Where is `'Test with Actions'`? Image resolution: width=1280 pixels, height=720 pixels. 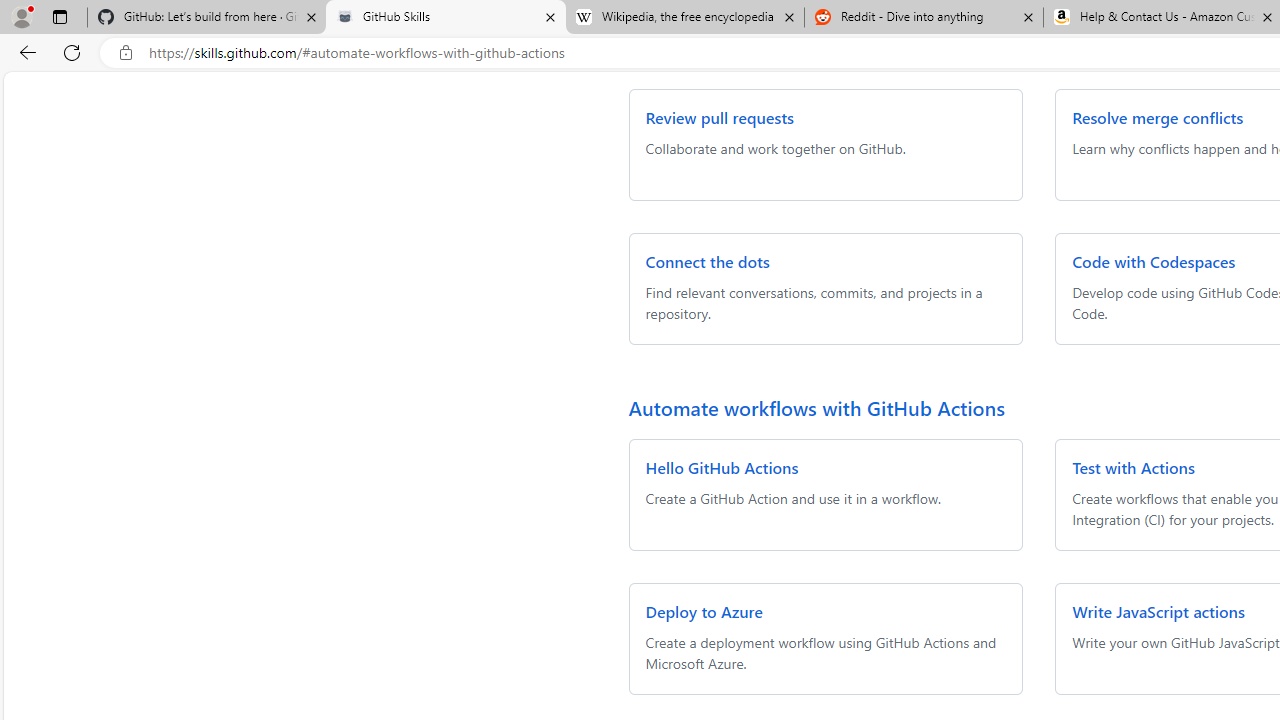 'Test with Actions' is located at coordinates (1134, 467).